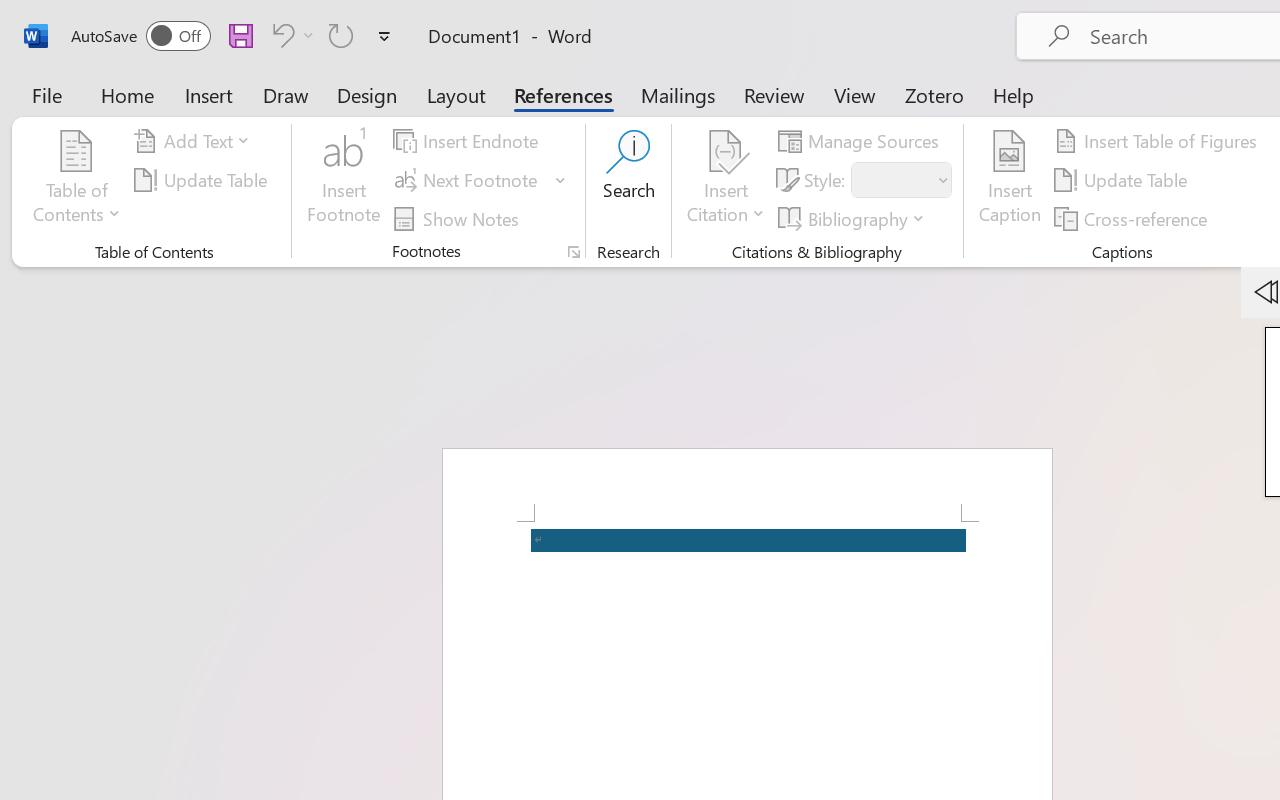  I want to click on 'Update Table', so click(1124, 179).